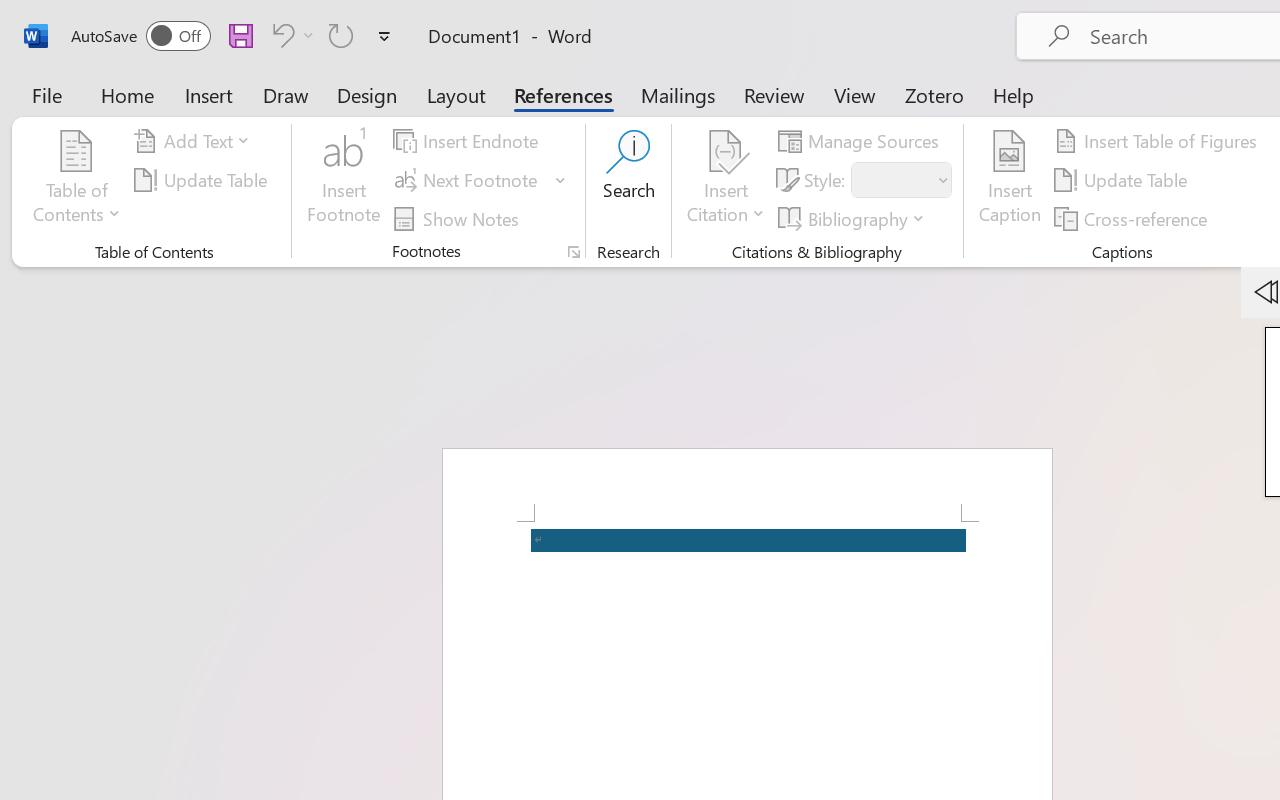  I want to click on 'Update Table', so click(1124, 179).